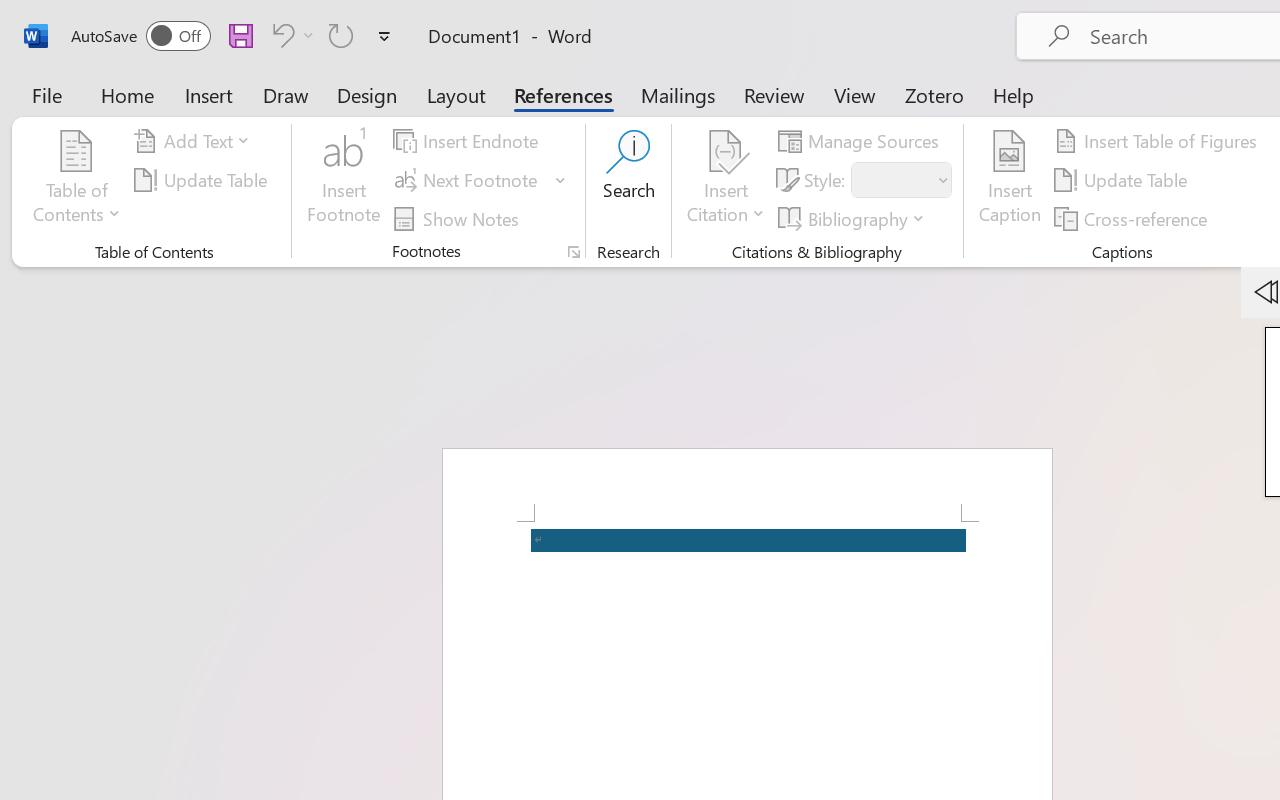  I want to click on 'Update Table', so click(1124, 179).